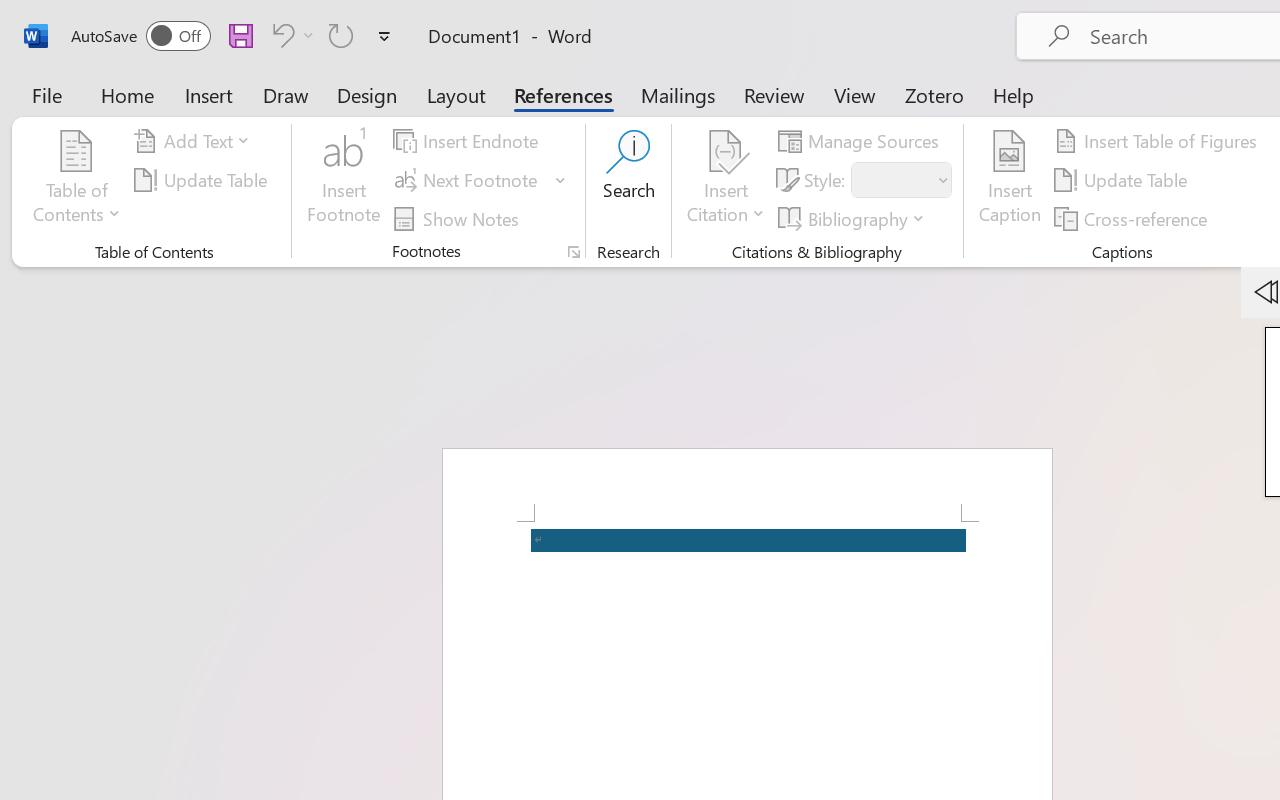  I want to click on 'Update Table', so click(1124, 179).